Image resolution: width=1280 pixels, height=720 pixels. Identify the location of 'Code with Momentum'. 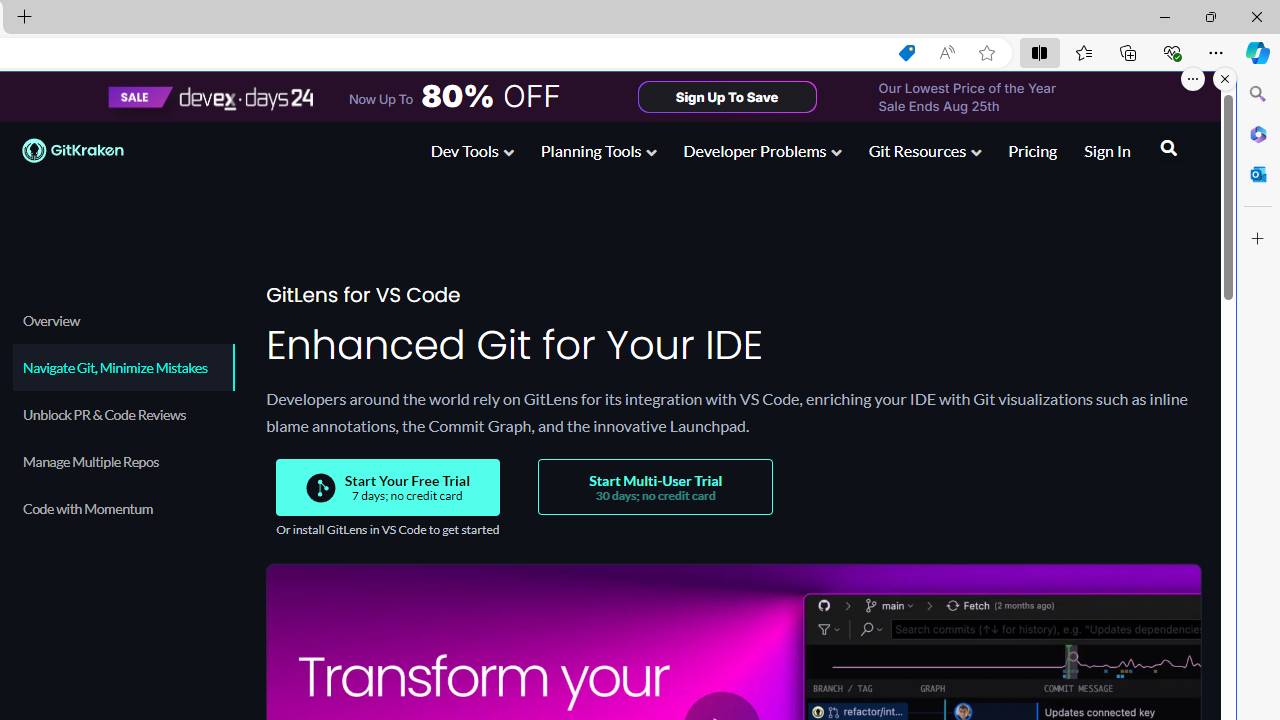
(123, 507).